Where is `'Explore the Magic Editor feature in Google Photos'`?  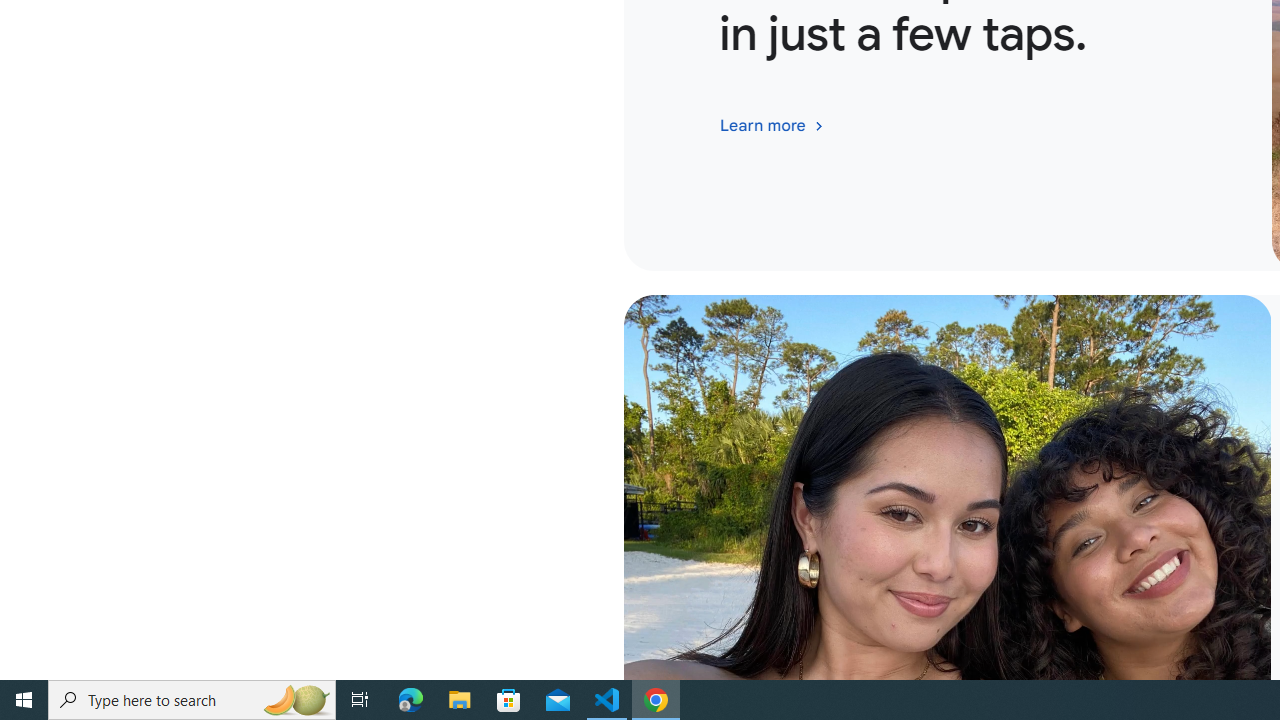 'Explore the Magic Editor feature in Google Photos' is located at coordinates (770, 126).